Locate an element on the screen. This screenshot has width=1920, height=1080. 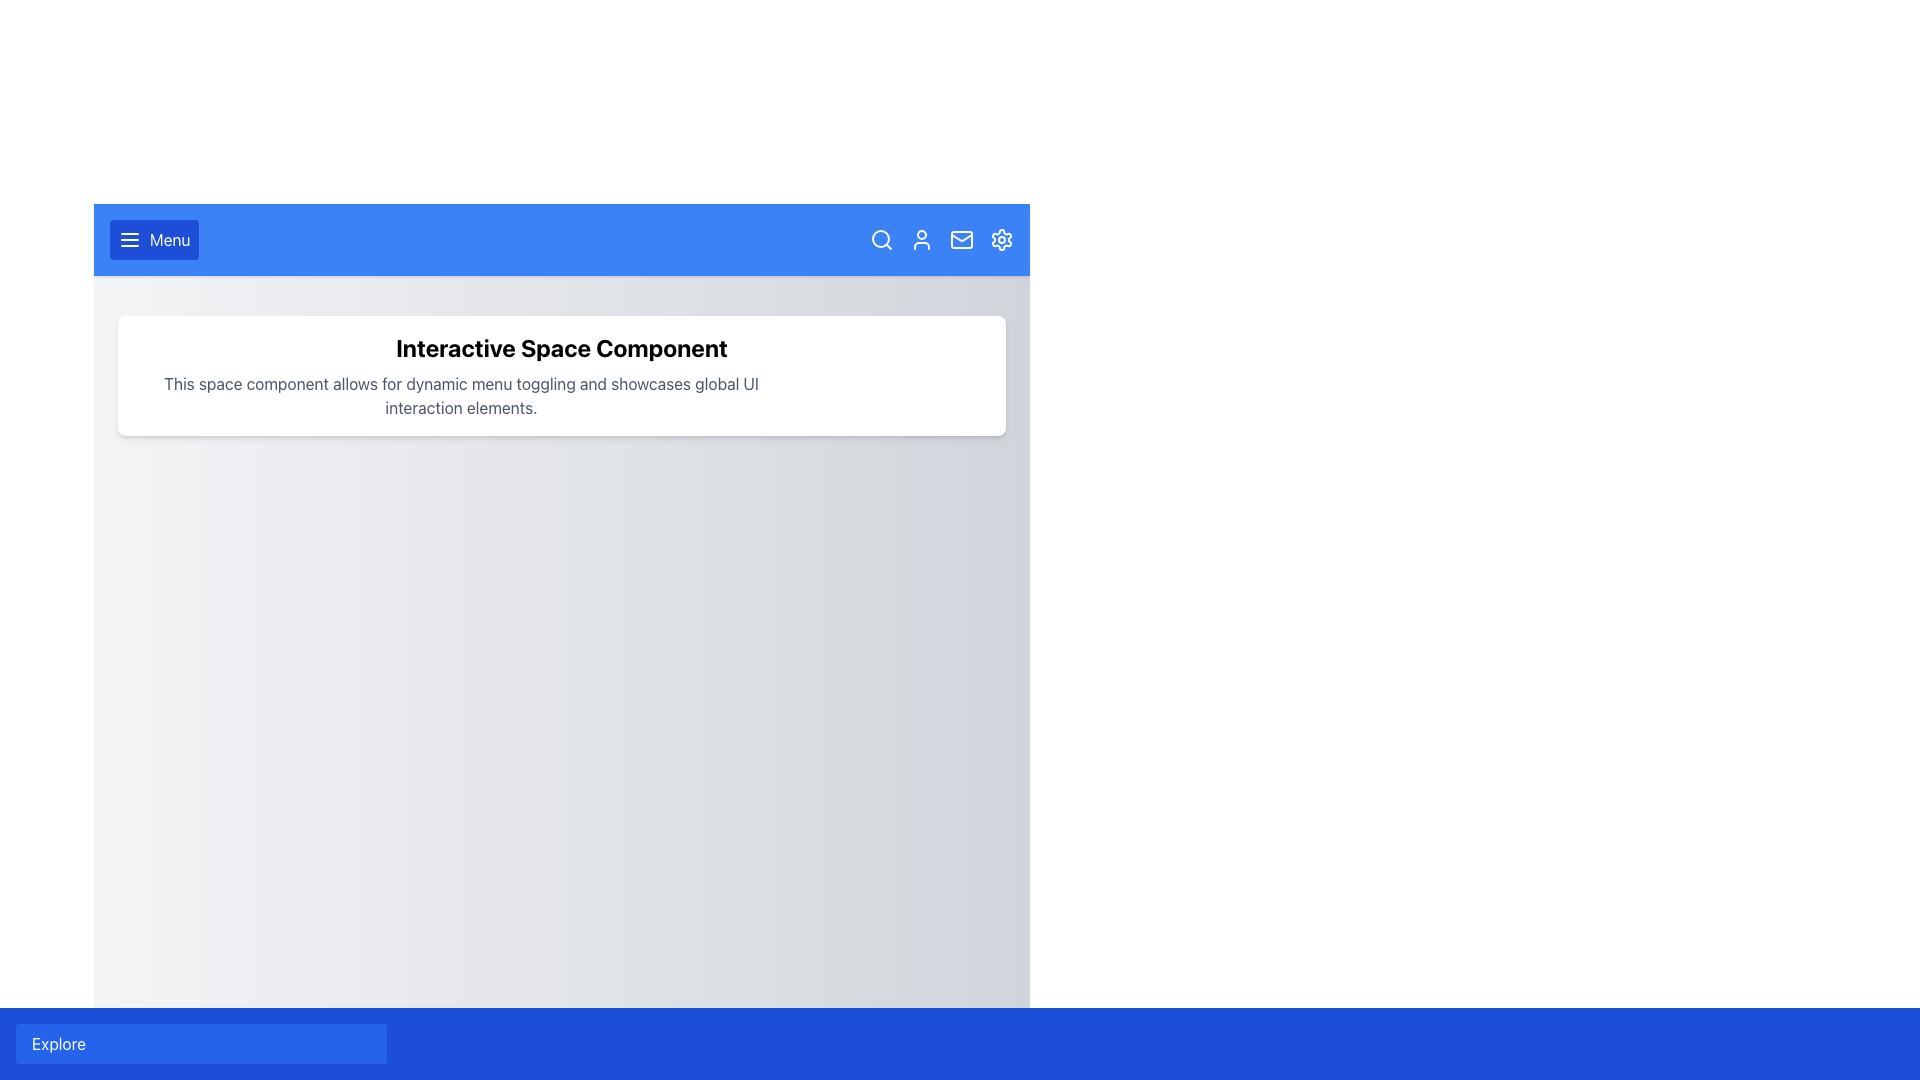
the blue rectangular button labeled 'Explore' is located at coordinates (201, 1043).